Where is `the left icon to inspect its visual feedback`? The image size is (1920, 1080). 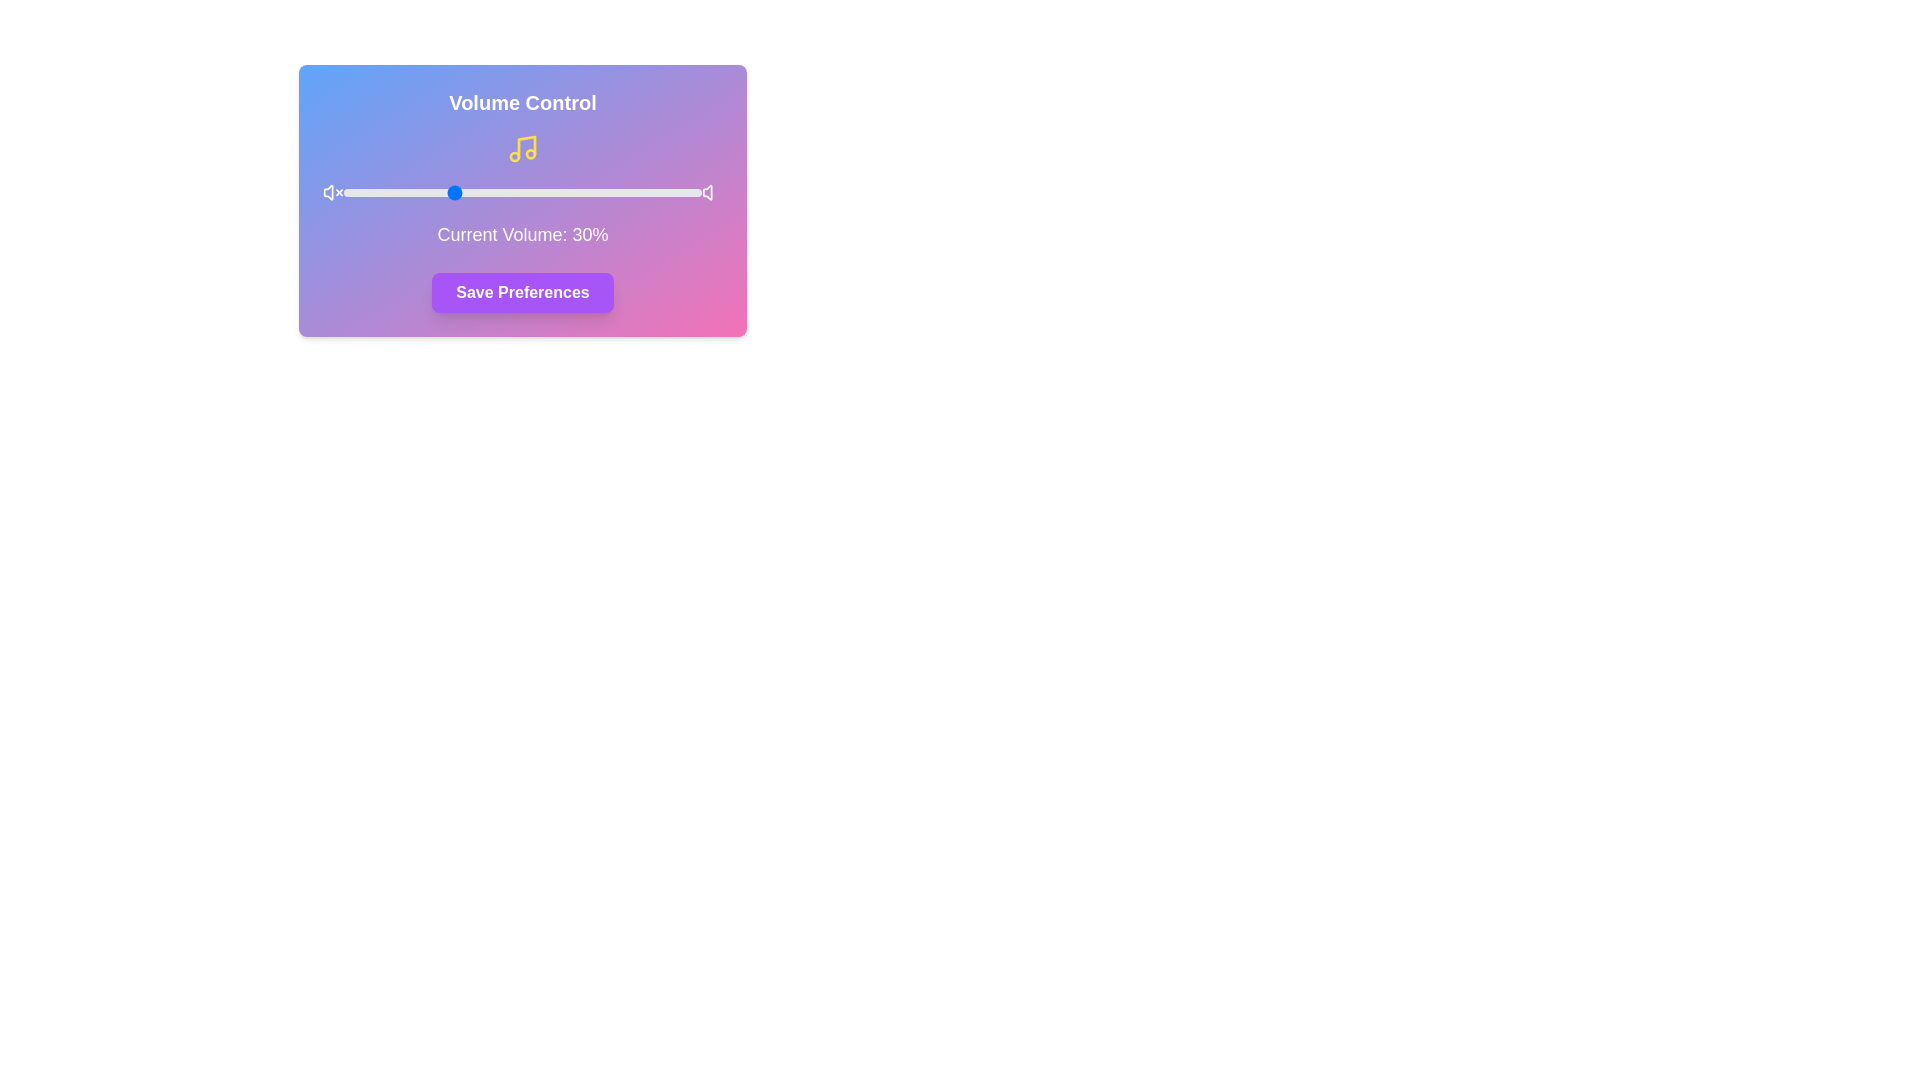 the left icon to inspect its visual feedback is located at coordinates (332, 192).